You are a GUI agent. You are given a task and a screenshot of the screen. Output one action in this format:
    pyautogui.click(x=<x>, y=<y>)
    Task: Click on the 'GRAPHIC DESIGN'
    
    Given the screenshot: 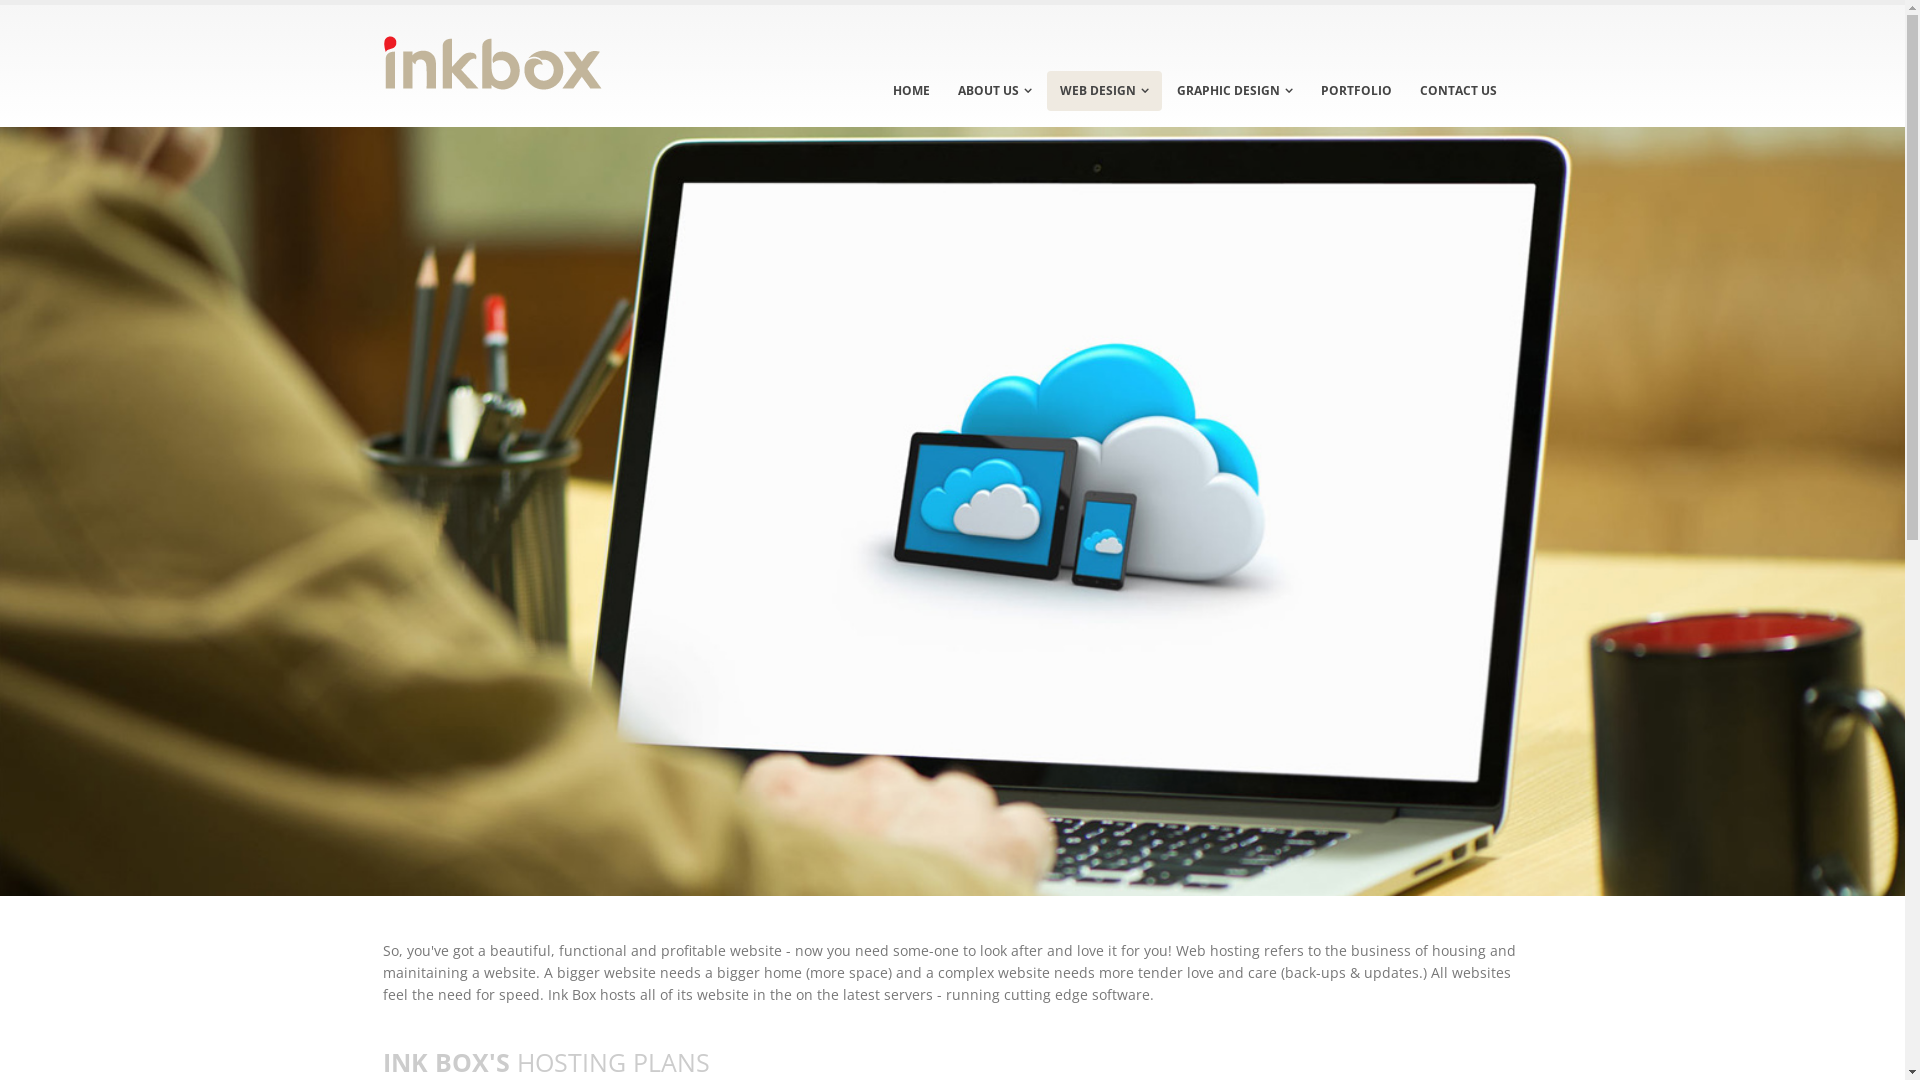 What is the action you would take?
    pyautogui.click(x=1233, y=91)
    